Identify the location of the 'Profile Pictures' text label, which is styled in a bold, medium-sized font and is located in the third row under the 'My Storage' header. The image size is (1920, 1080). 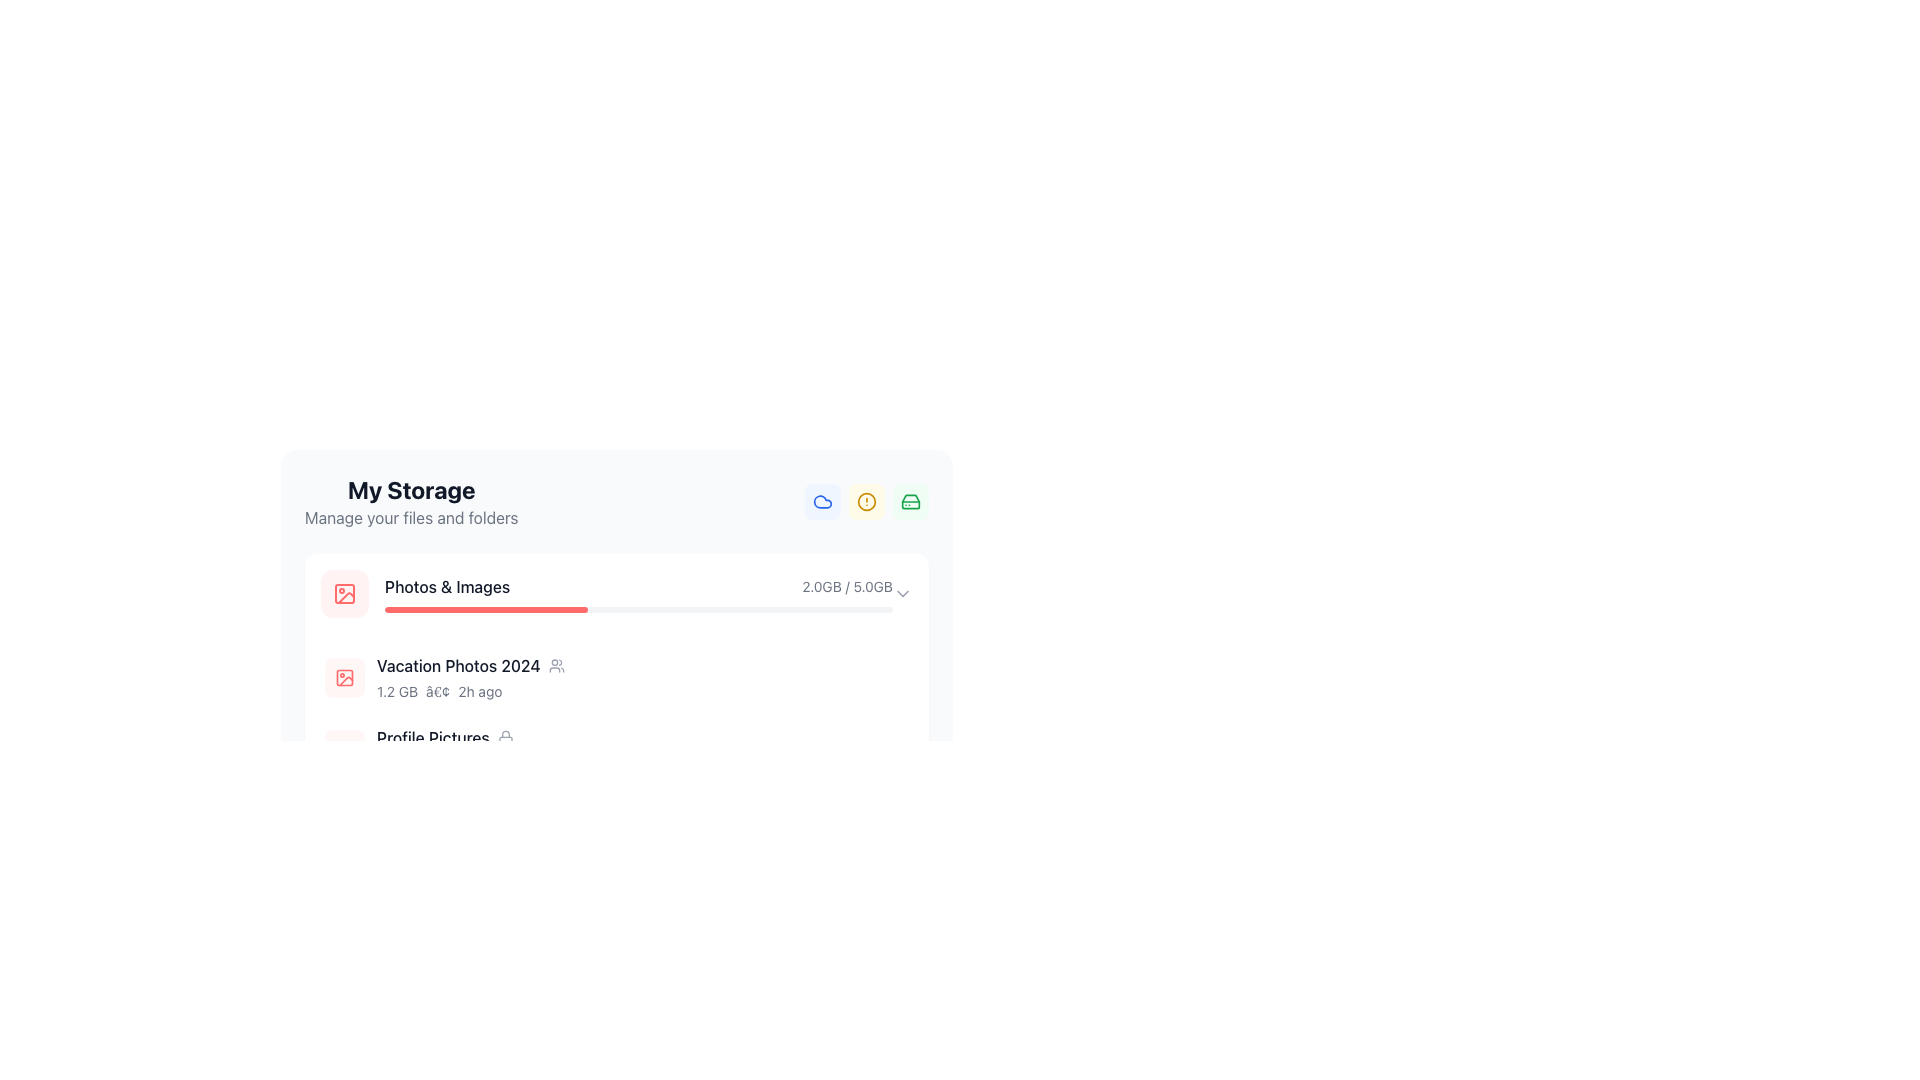
(432, 737).